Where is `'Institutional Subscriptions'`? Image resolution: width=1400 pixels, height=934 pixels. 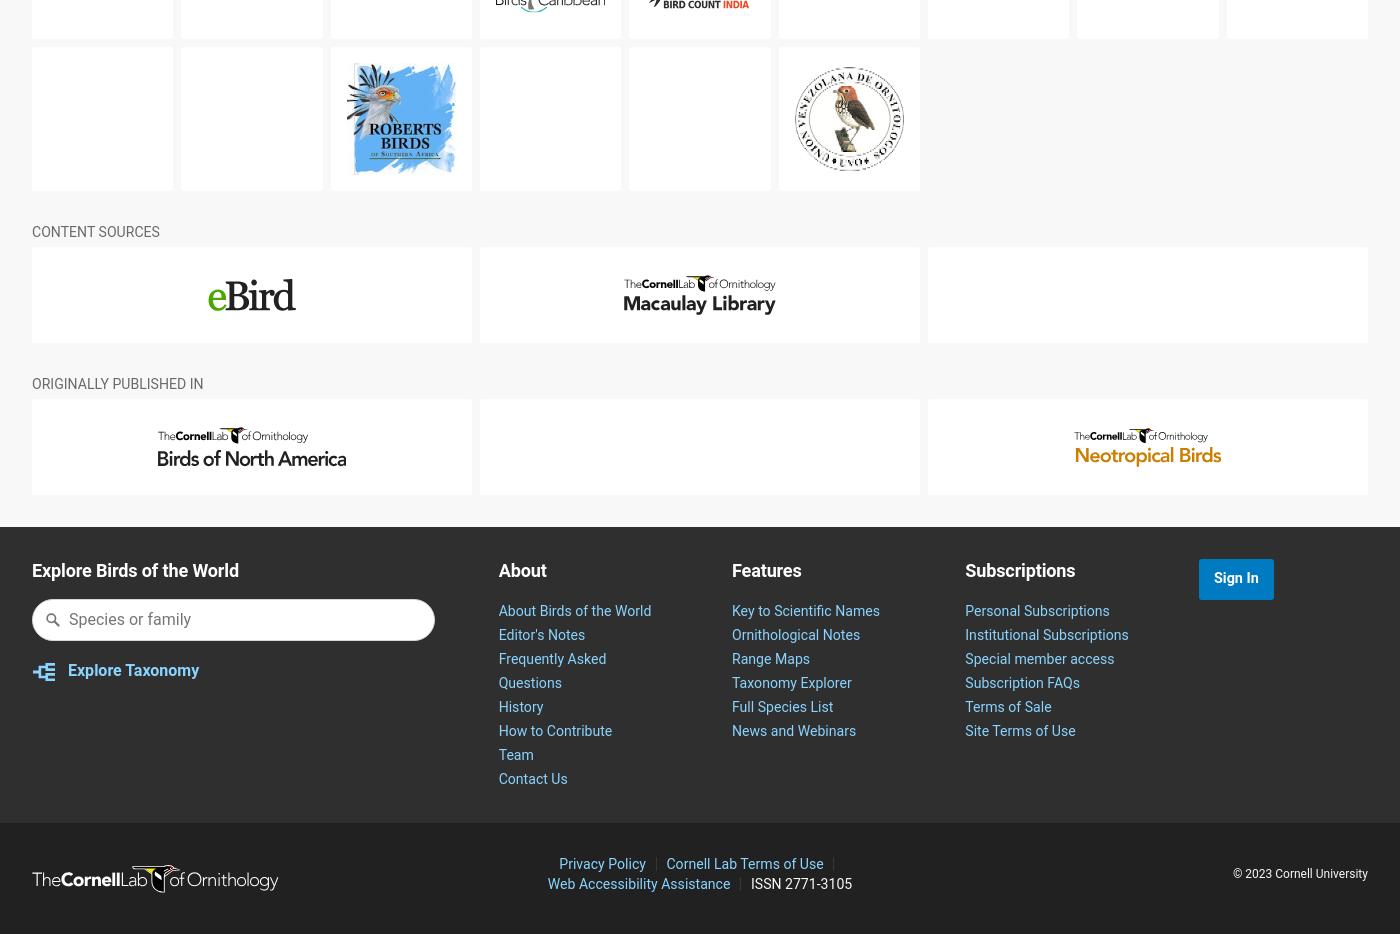
'Institutional Subscriptions' is located at coordinates (1046, 682).